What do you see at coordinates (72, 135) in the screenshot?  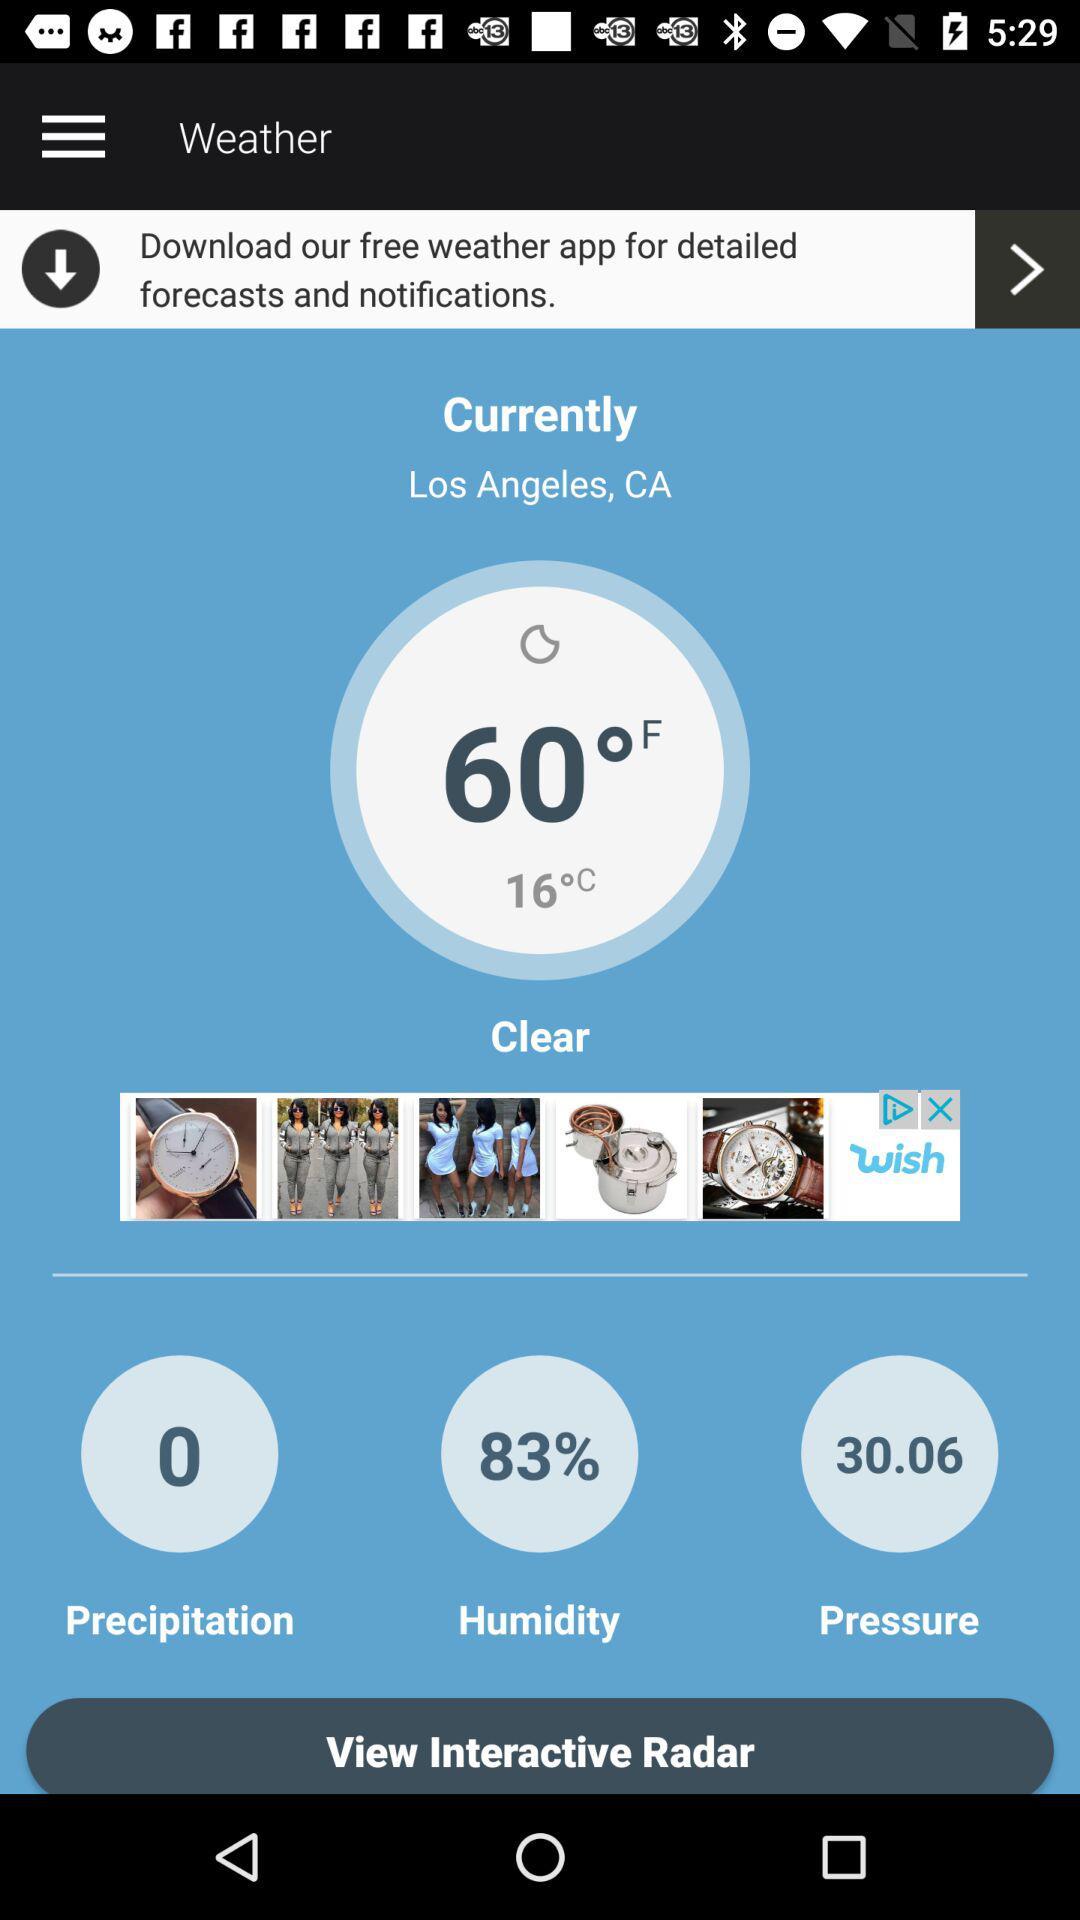 I see `menu option` at bounding box center [72, 135].